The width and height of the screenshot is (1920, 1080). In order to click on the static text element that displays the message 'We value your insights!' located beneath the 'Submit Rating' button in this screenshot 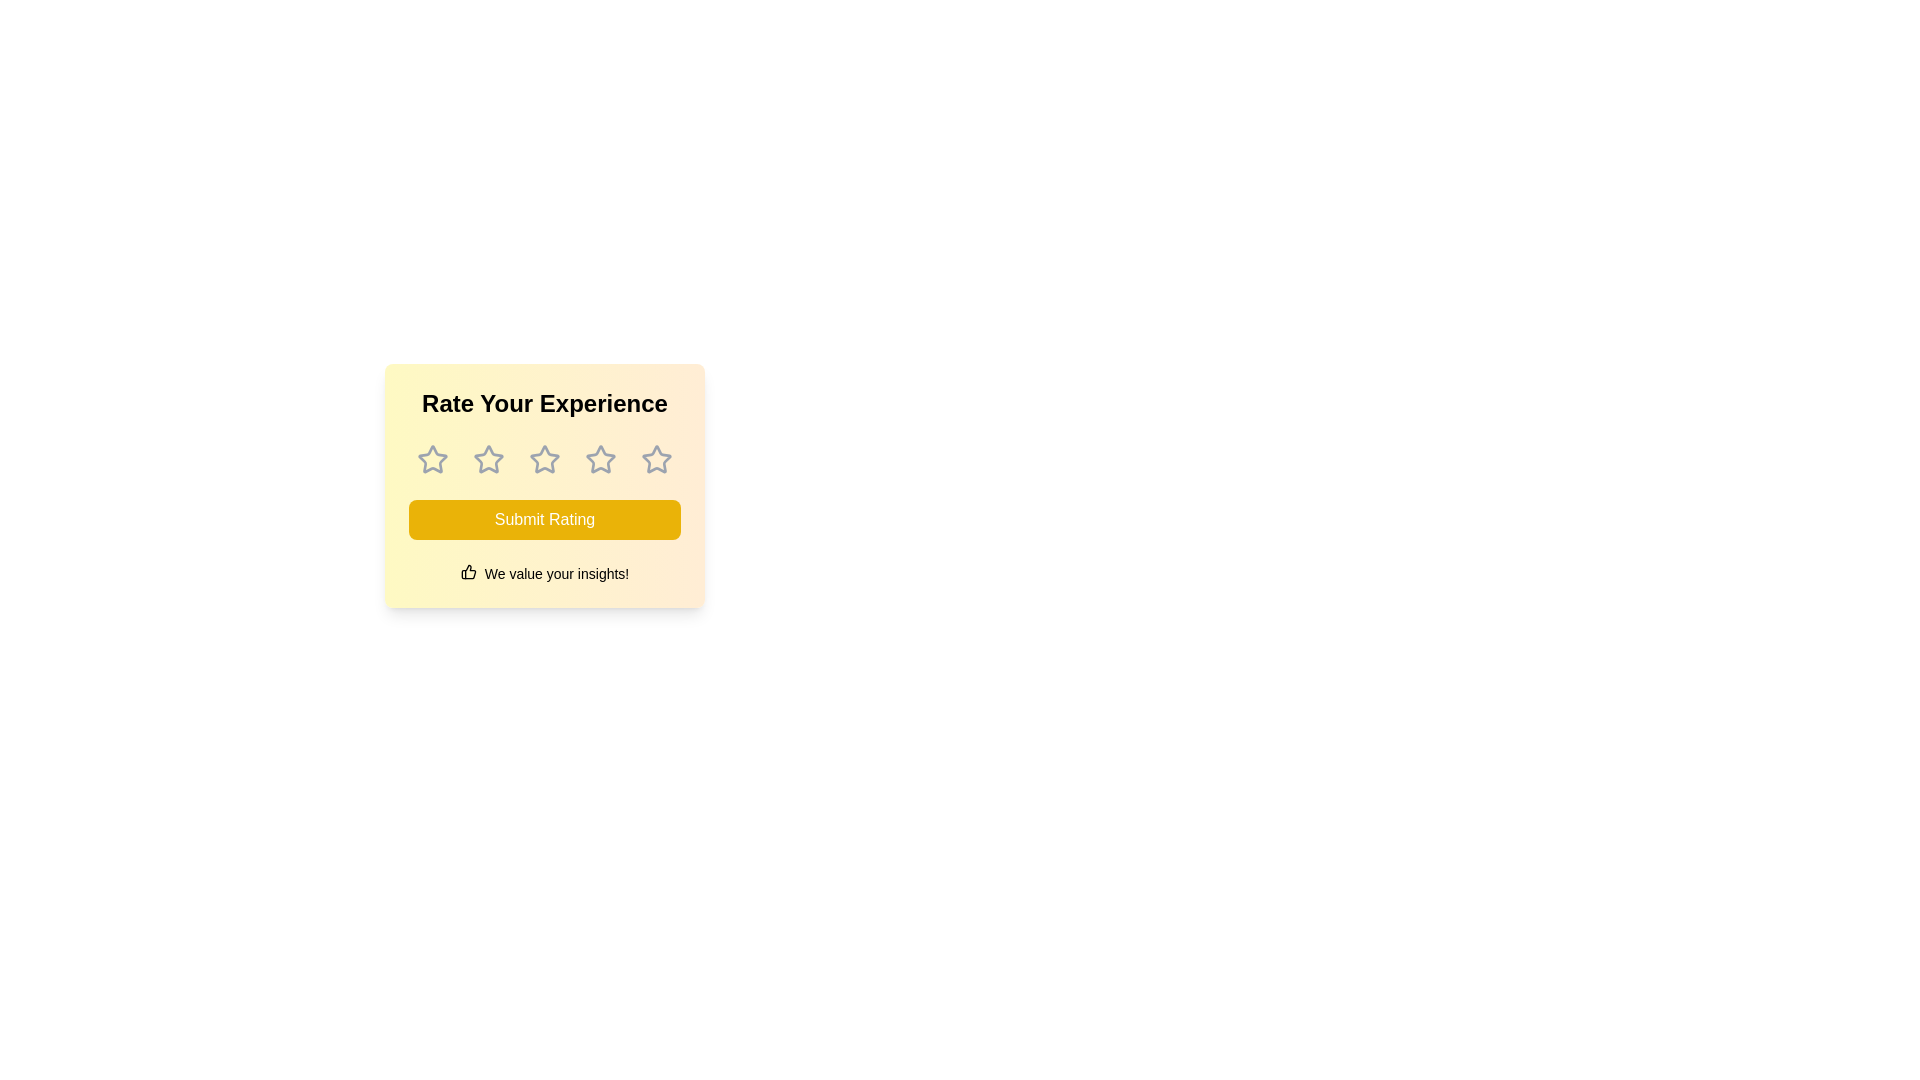, I will do `click(545, 574)`.